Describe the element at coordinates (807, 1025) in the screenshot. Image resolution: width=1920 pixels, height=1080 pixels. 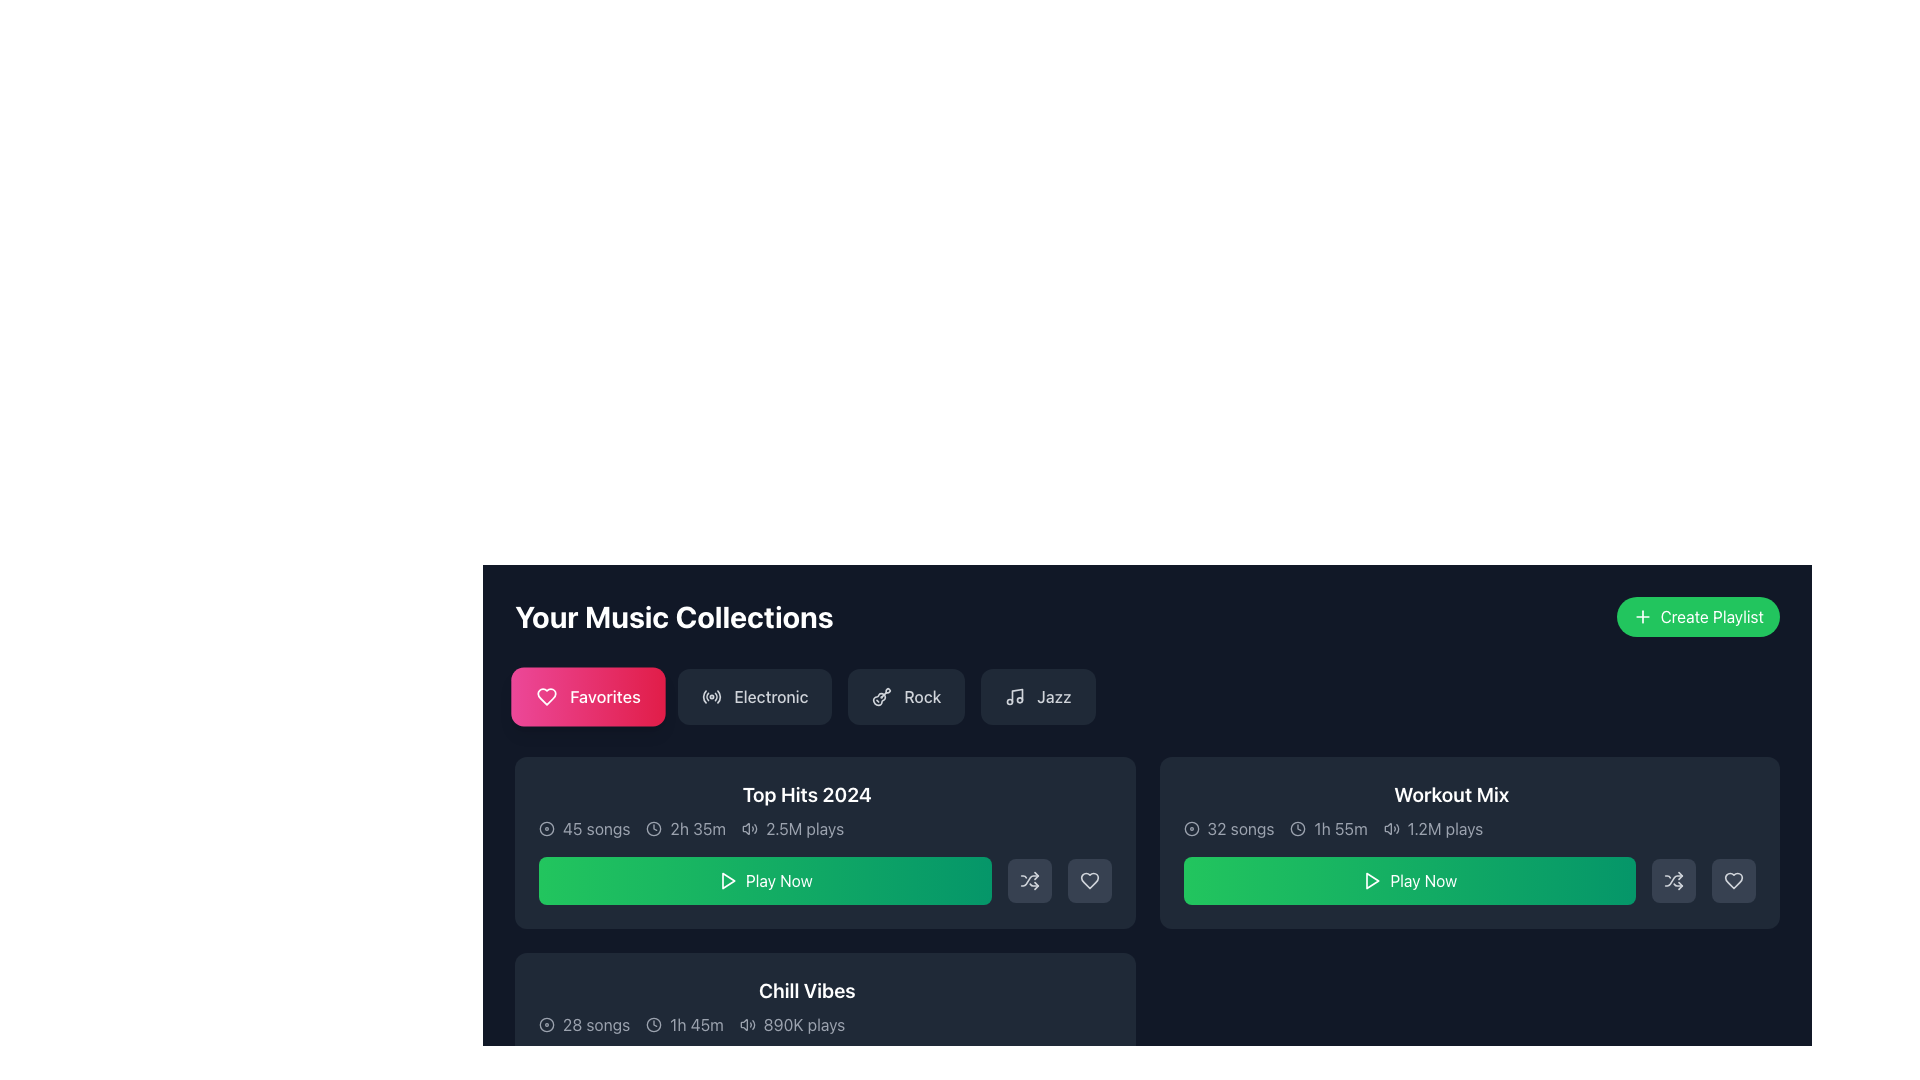
I see `the interactive elements surrounding the Informational text group with icons that display song count, duration, and play count located in the 'Chill Vibes' section` at that location.